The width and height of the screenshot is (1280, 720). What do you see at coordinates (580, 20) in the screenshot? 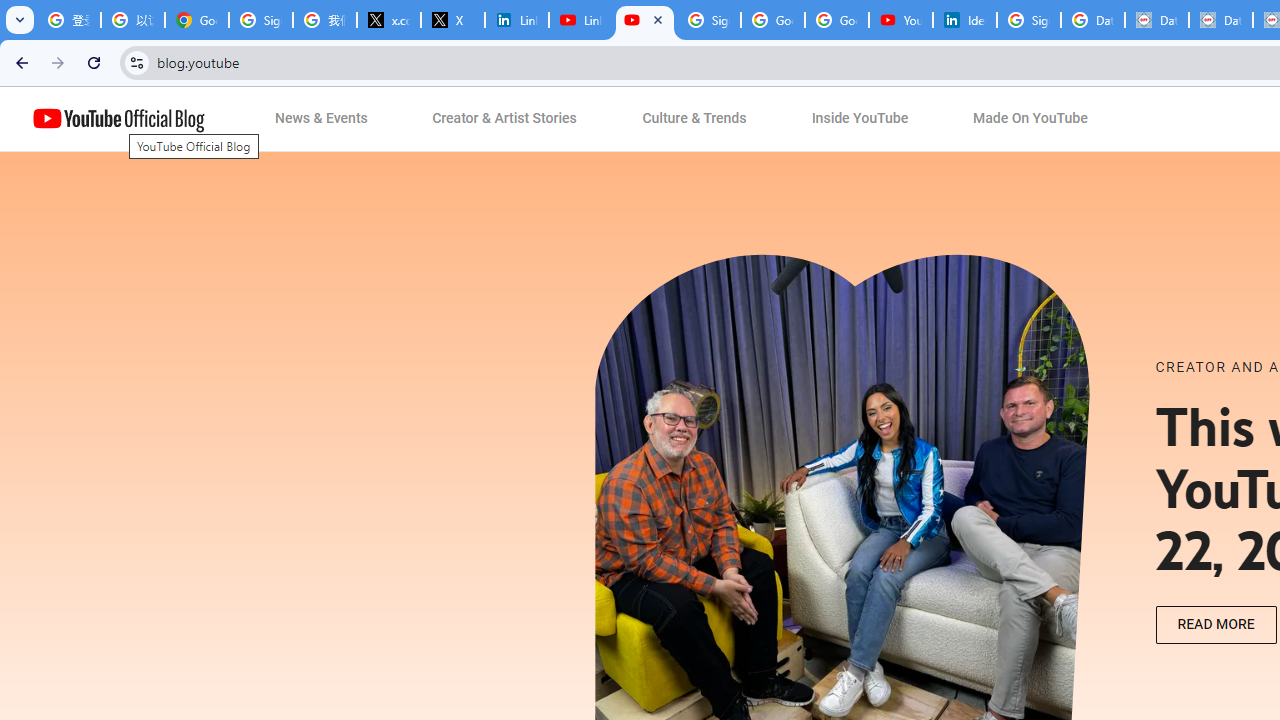
I see `'LinkedIn - YouTube'` at bounding box center [580, 20].